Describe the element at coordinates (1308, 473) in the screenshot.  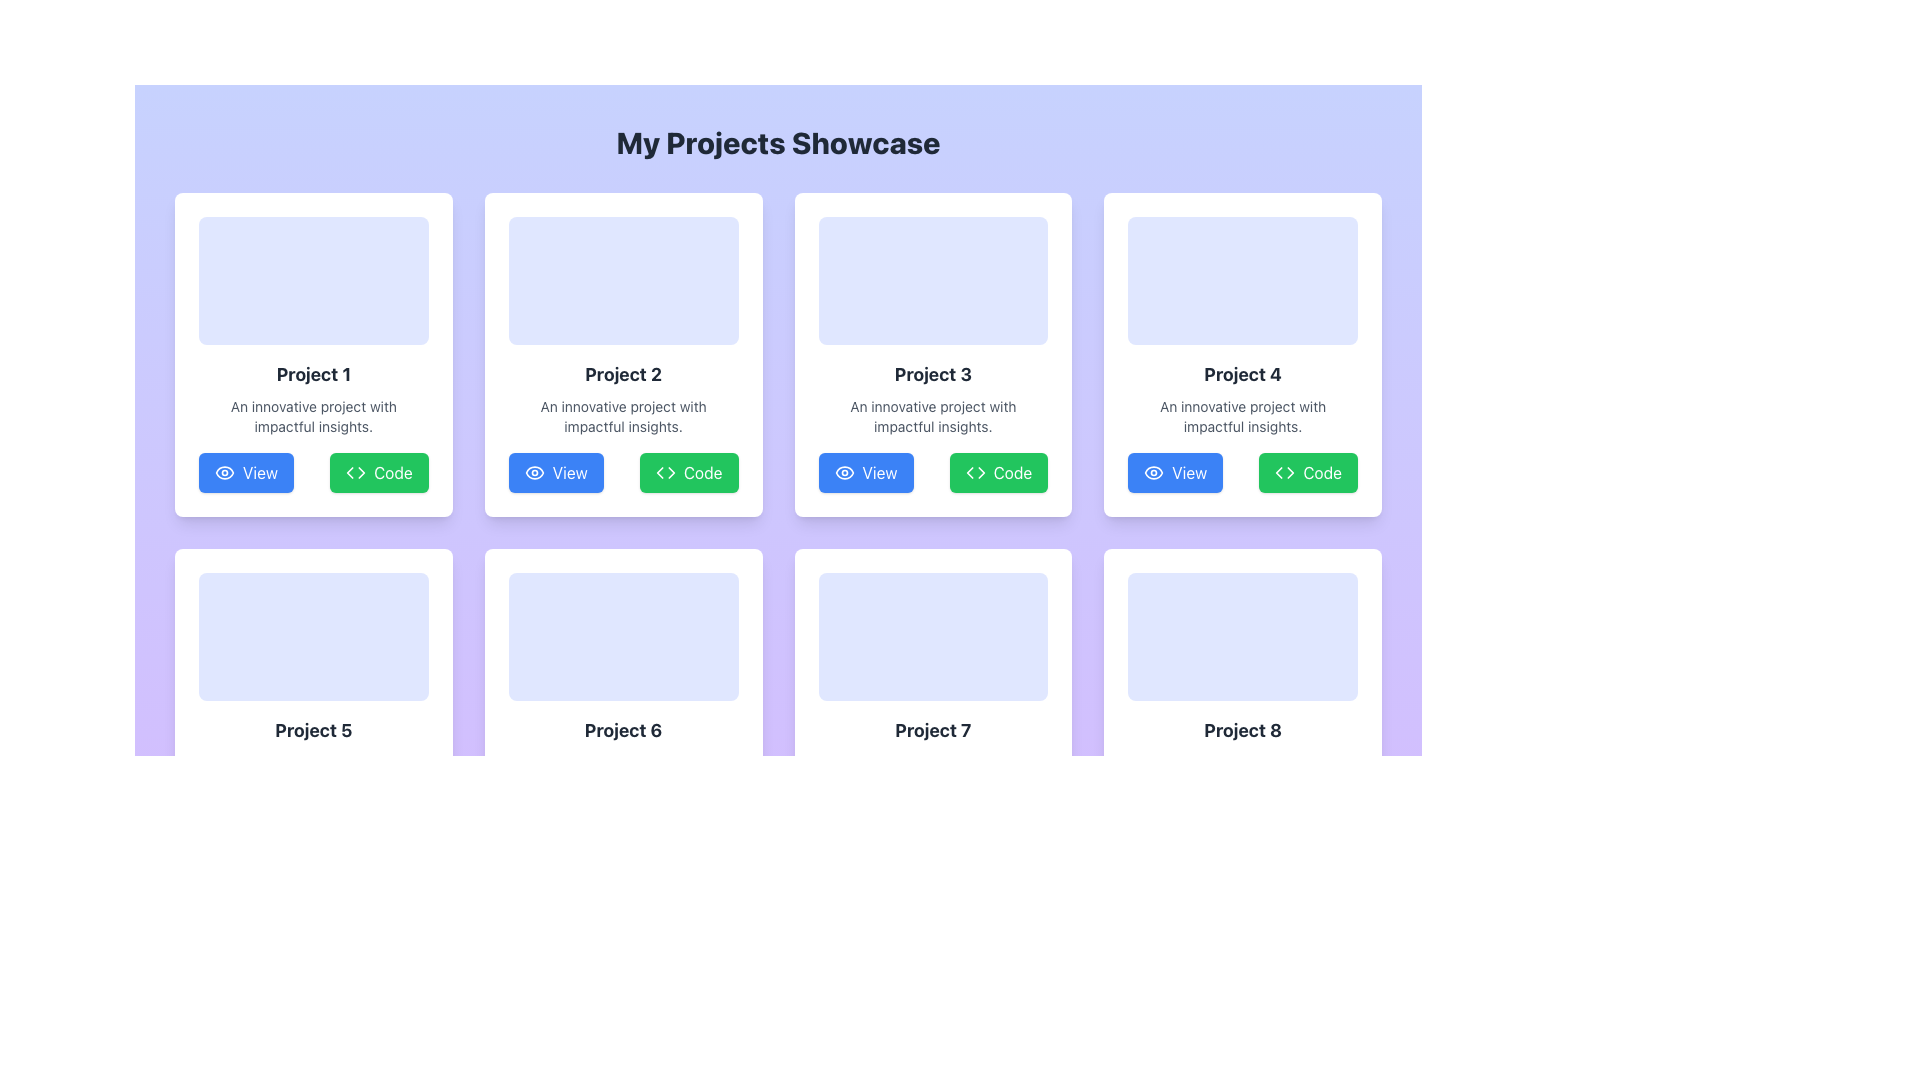
I see `the button for accessing the code related to 'Project 4' in the 'My Projects Showcase' grid` at that location.